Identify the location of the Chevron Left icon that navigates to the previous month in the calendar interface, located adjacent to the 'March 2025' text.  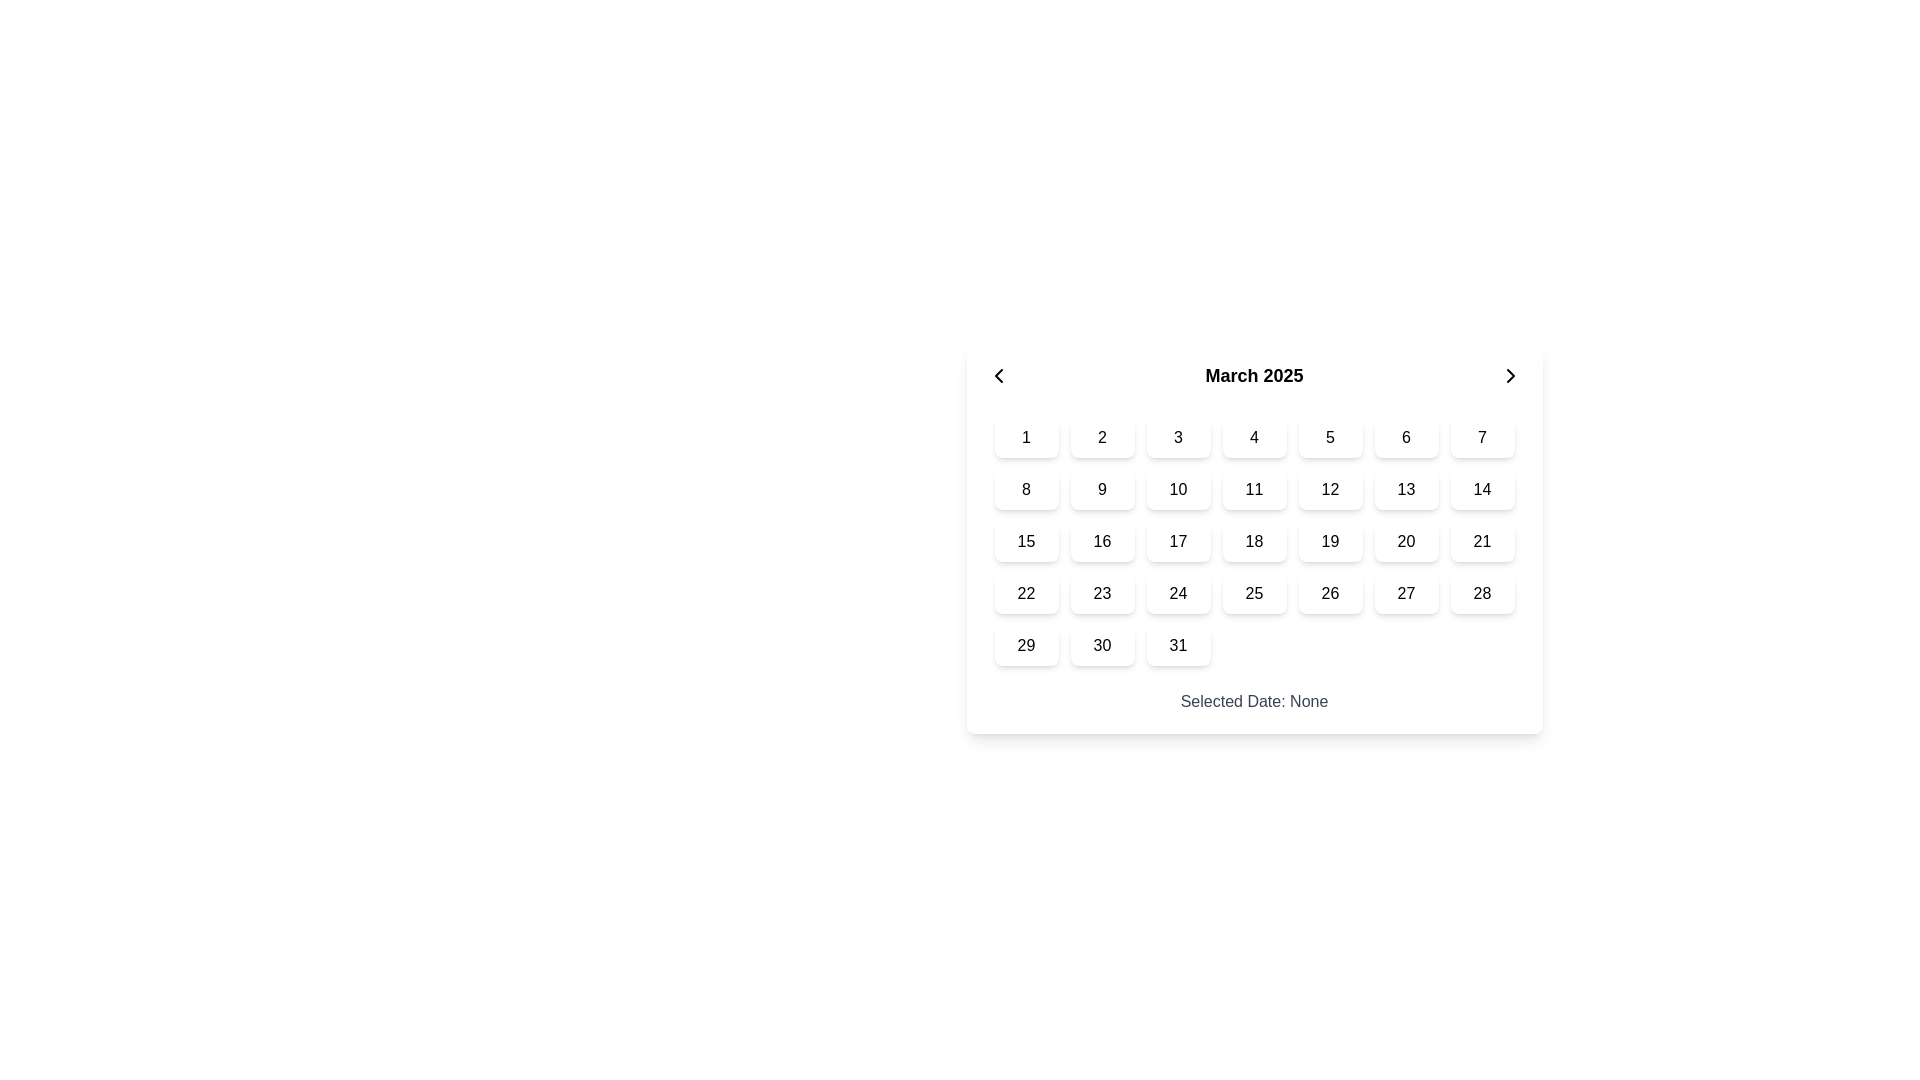
(998, 375).